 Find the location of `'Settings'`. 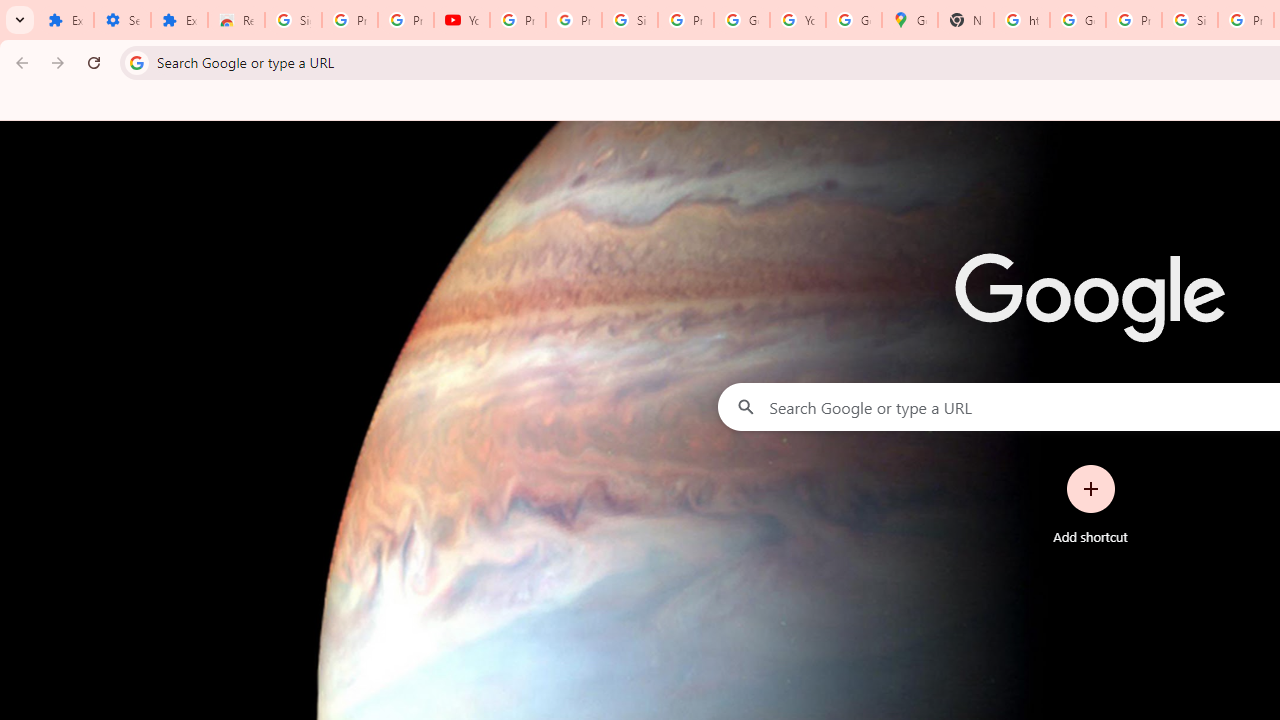

'Settings' is located at coordinates (121, 20).